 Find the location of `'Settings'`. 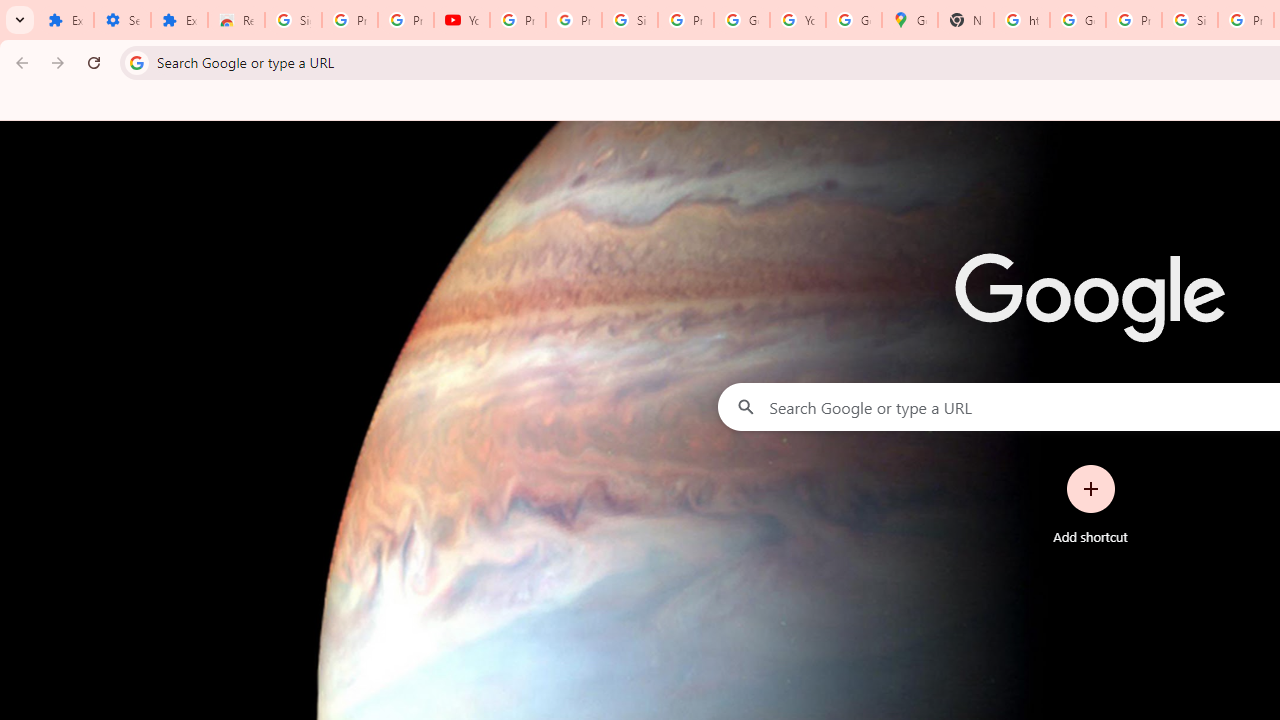

'Settings' is located at coordinates (121, 20).